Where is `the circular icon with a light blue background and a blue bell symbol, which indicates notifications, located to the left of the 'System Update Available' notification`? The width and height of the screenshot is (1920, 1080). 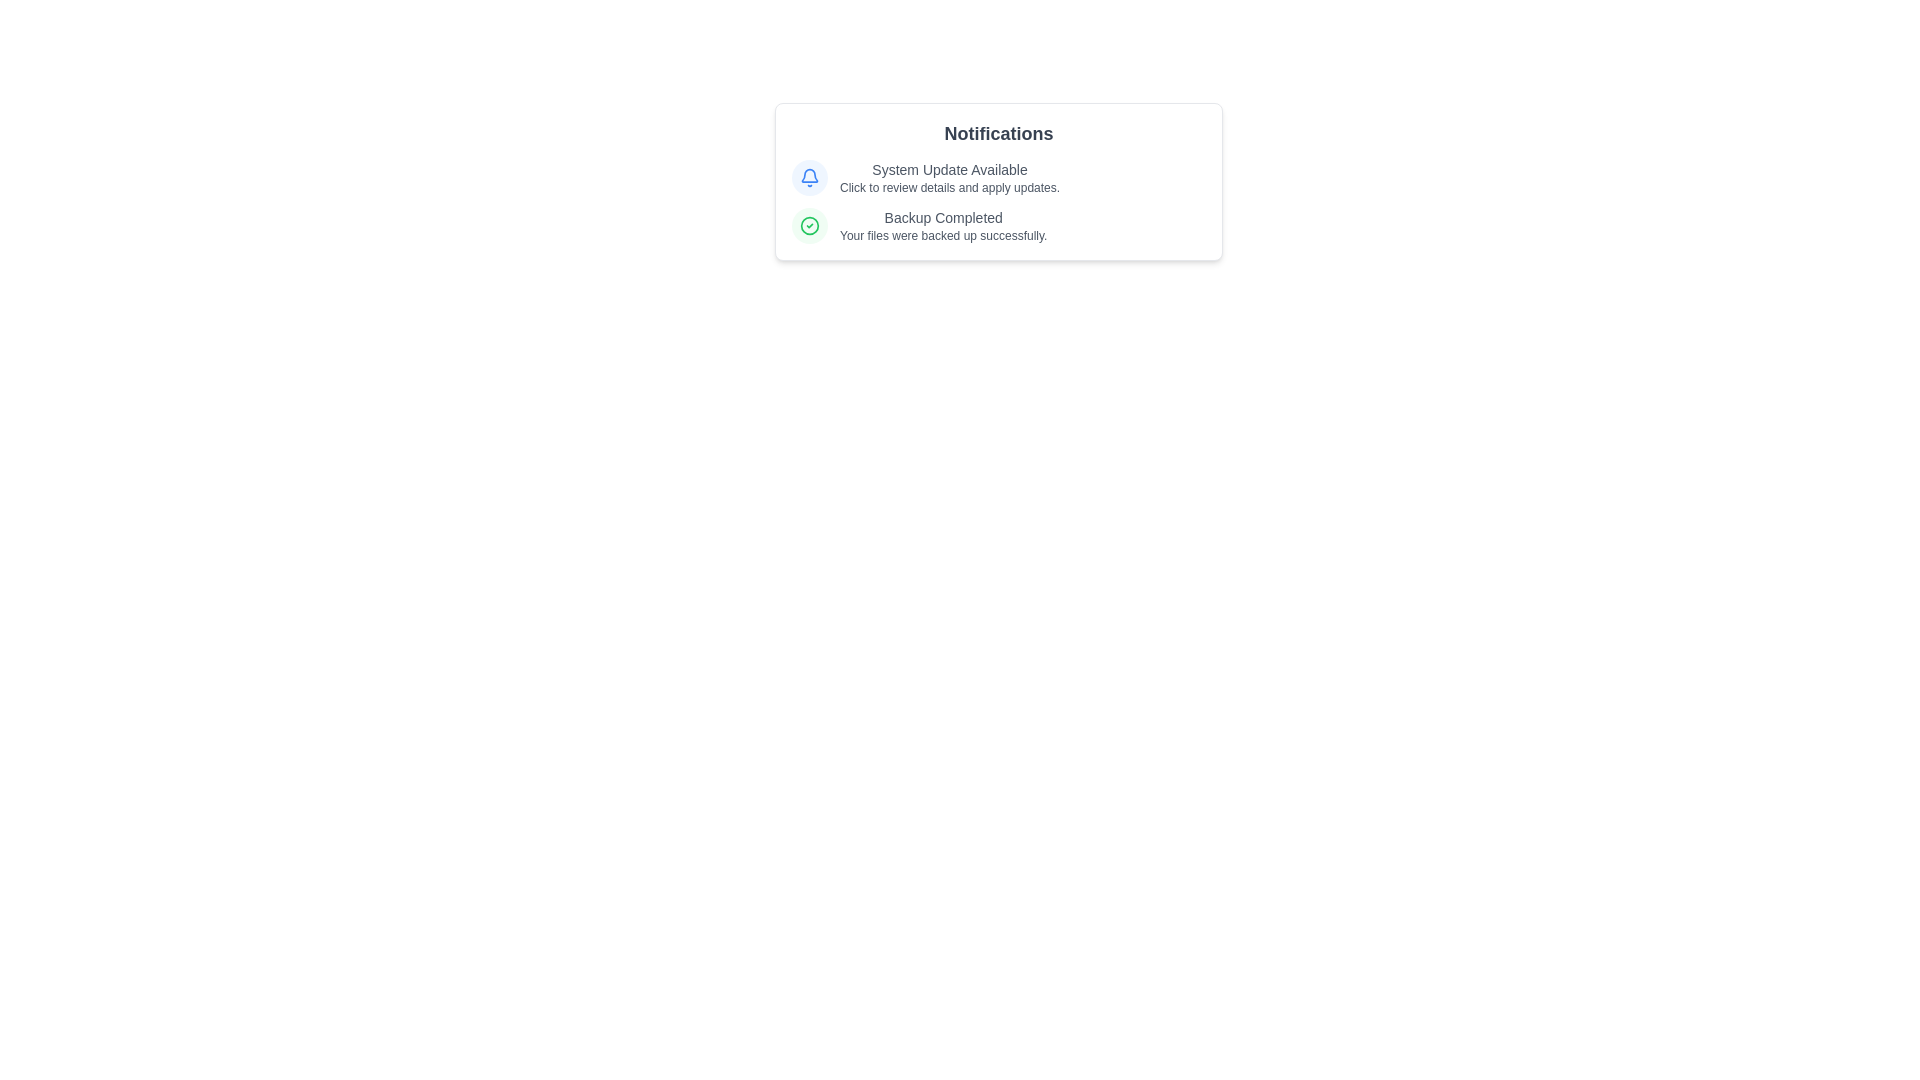 the circular icon with a light blue background and a blue bell symbol, which indicates notifications, located to the left of the 'System Update Available' notification is located at coordinates (810, 176).